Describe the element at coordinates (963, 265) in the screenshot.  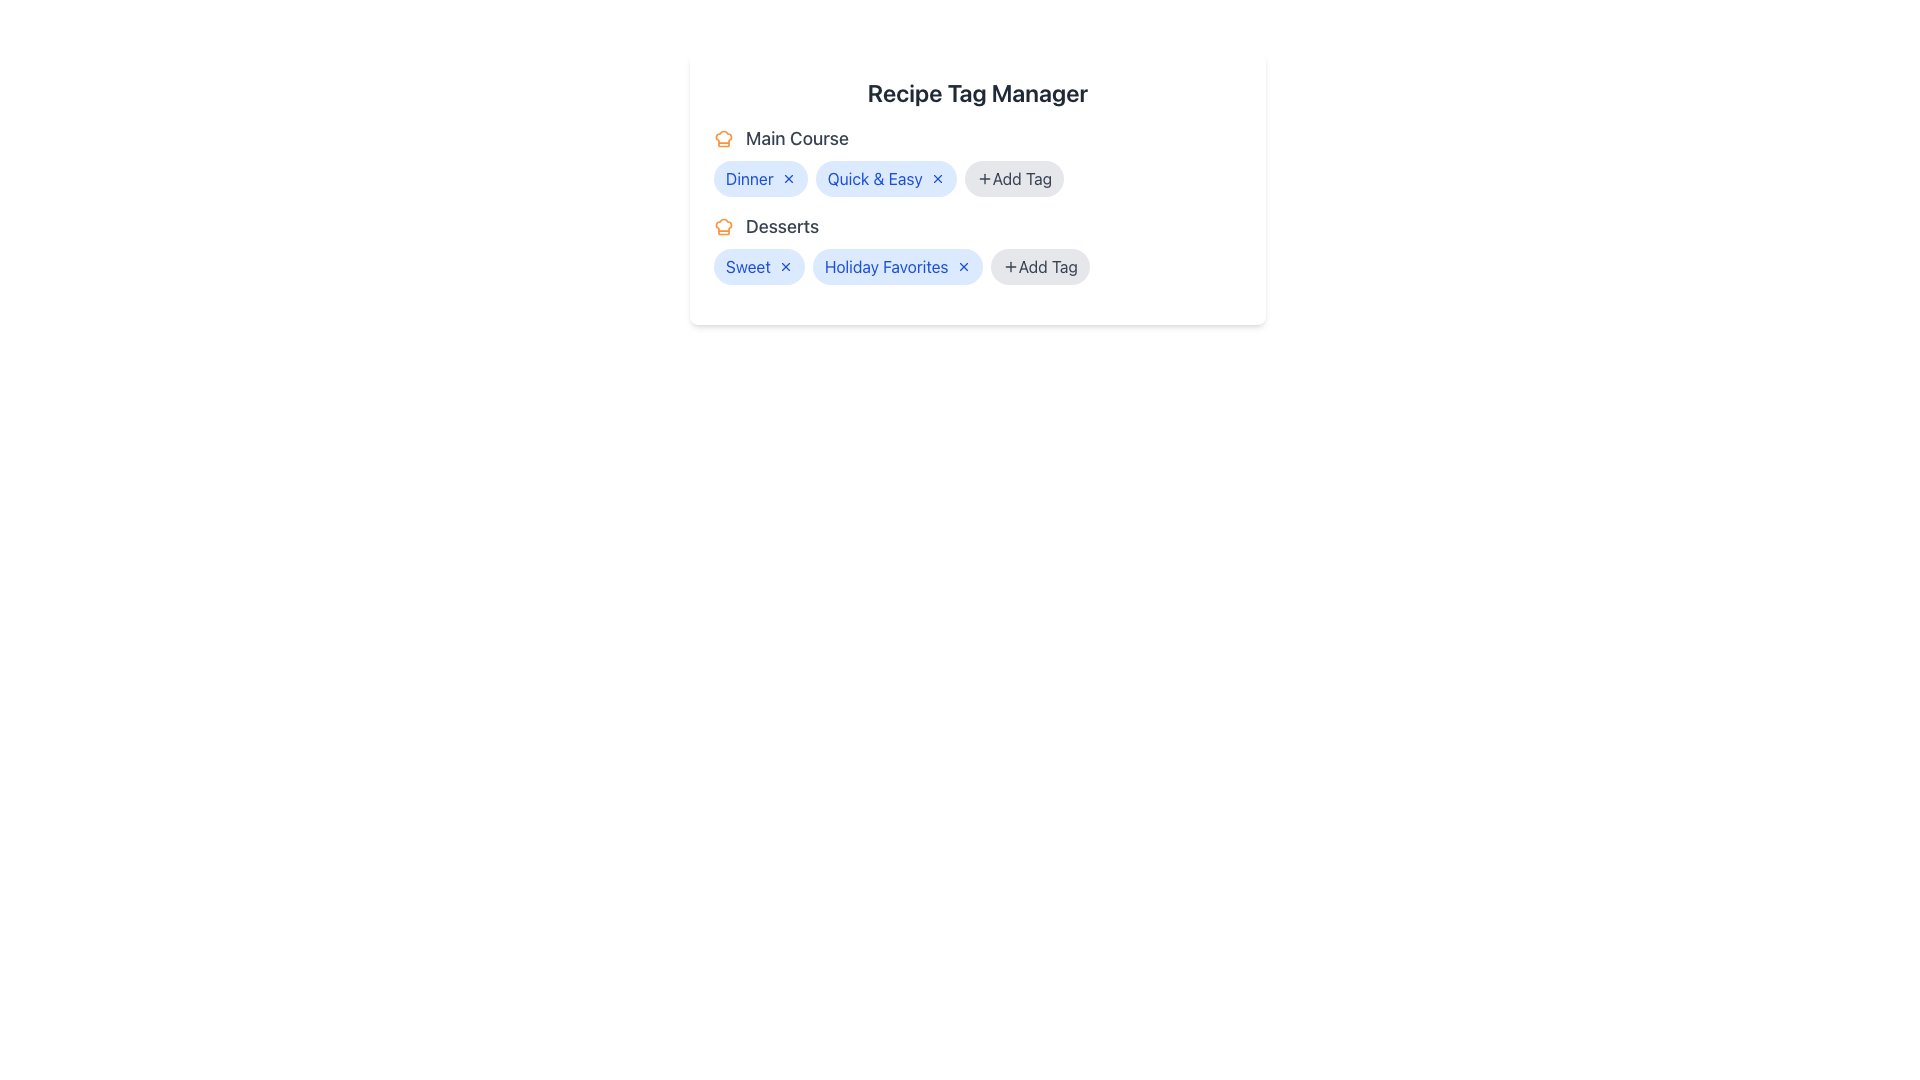
I see `the Interactive button with an icon (cross 'X') located to the immediate right of the text 'Holiday Favorites' in the 'Desserts' section` at that location.